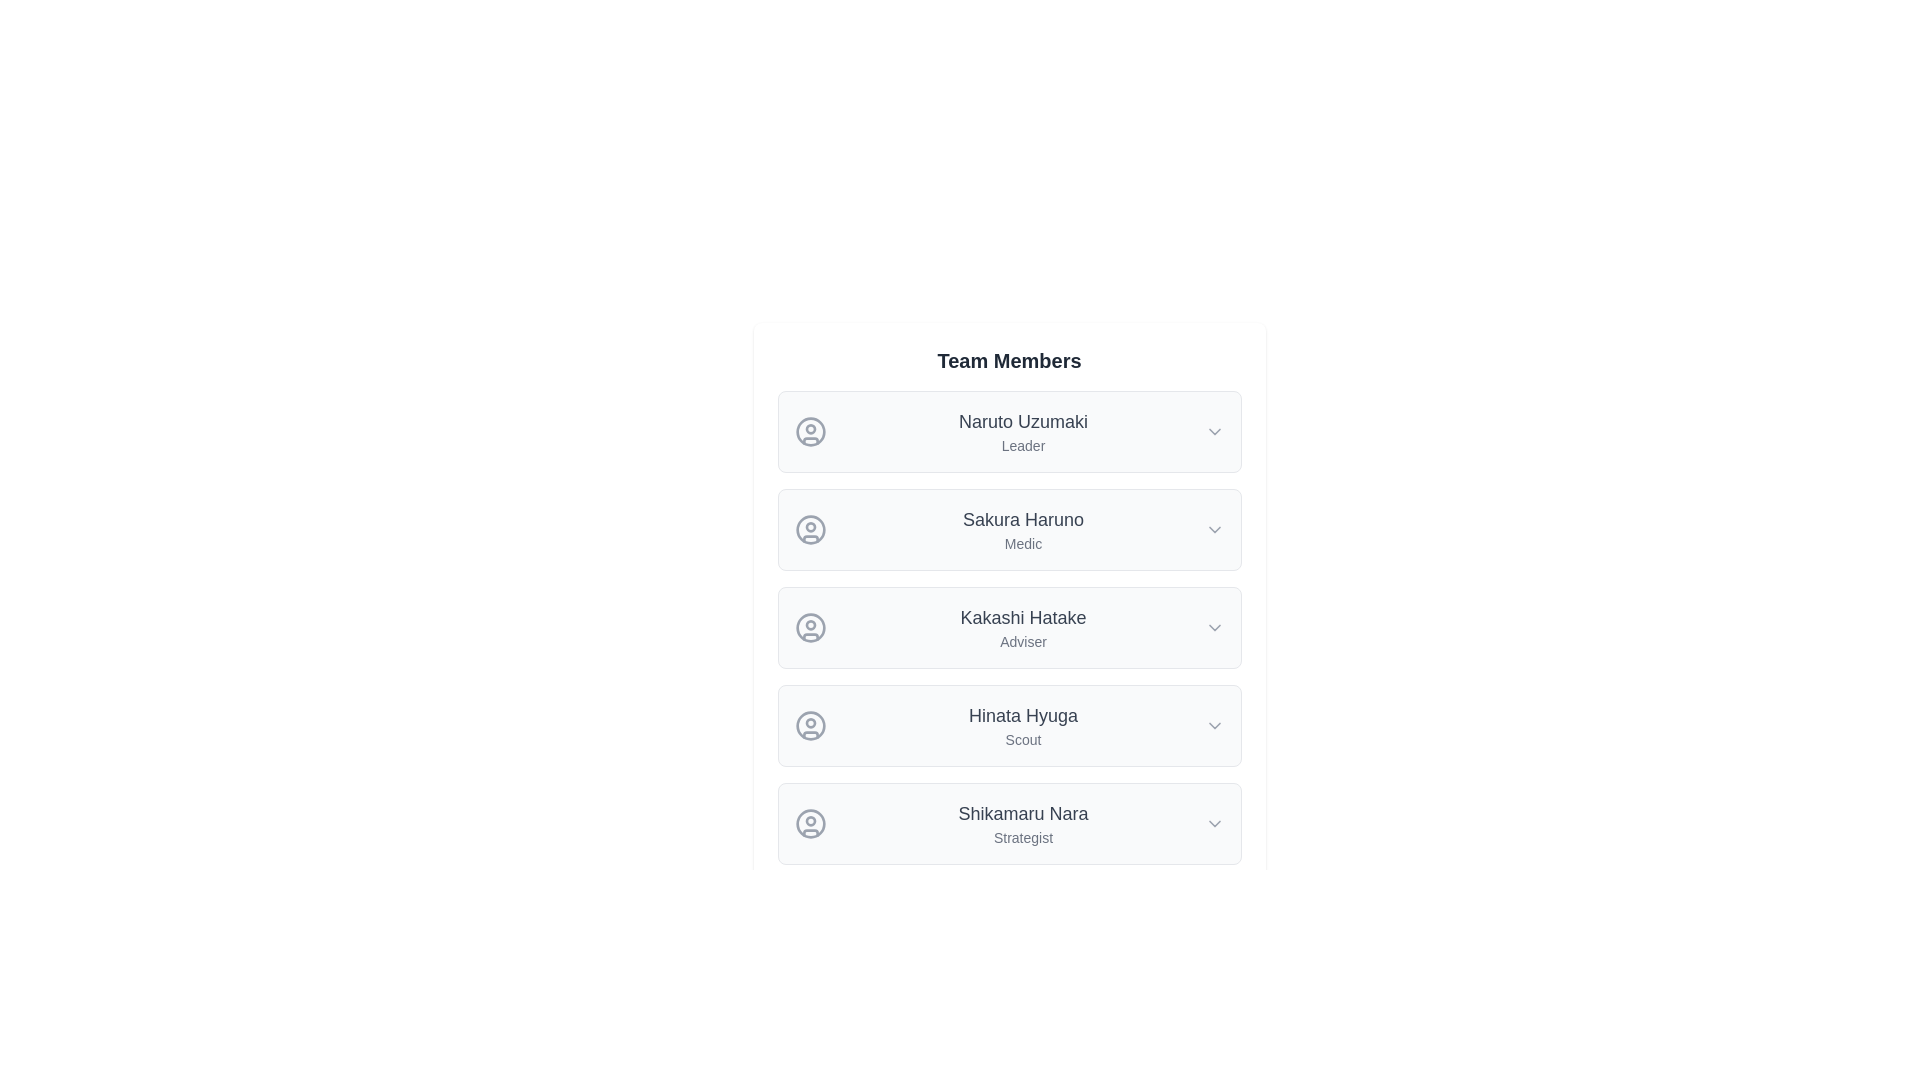  Describe the element at coordinates (1023, 627) in the screenshot. I see `the Text Block displaying the name and role of the team member in the 'Team Members' section` at that location.